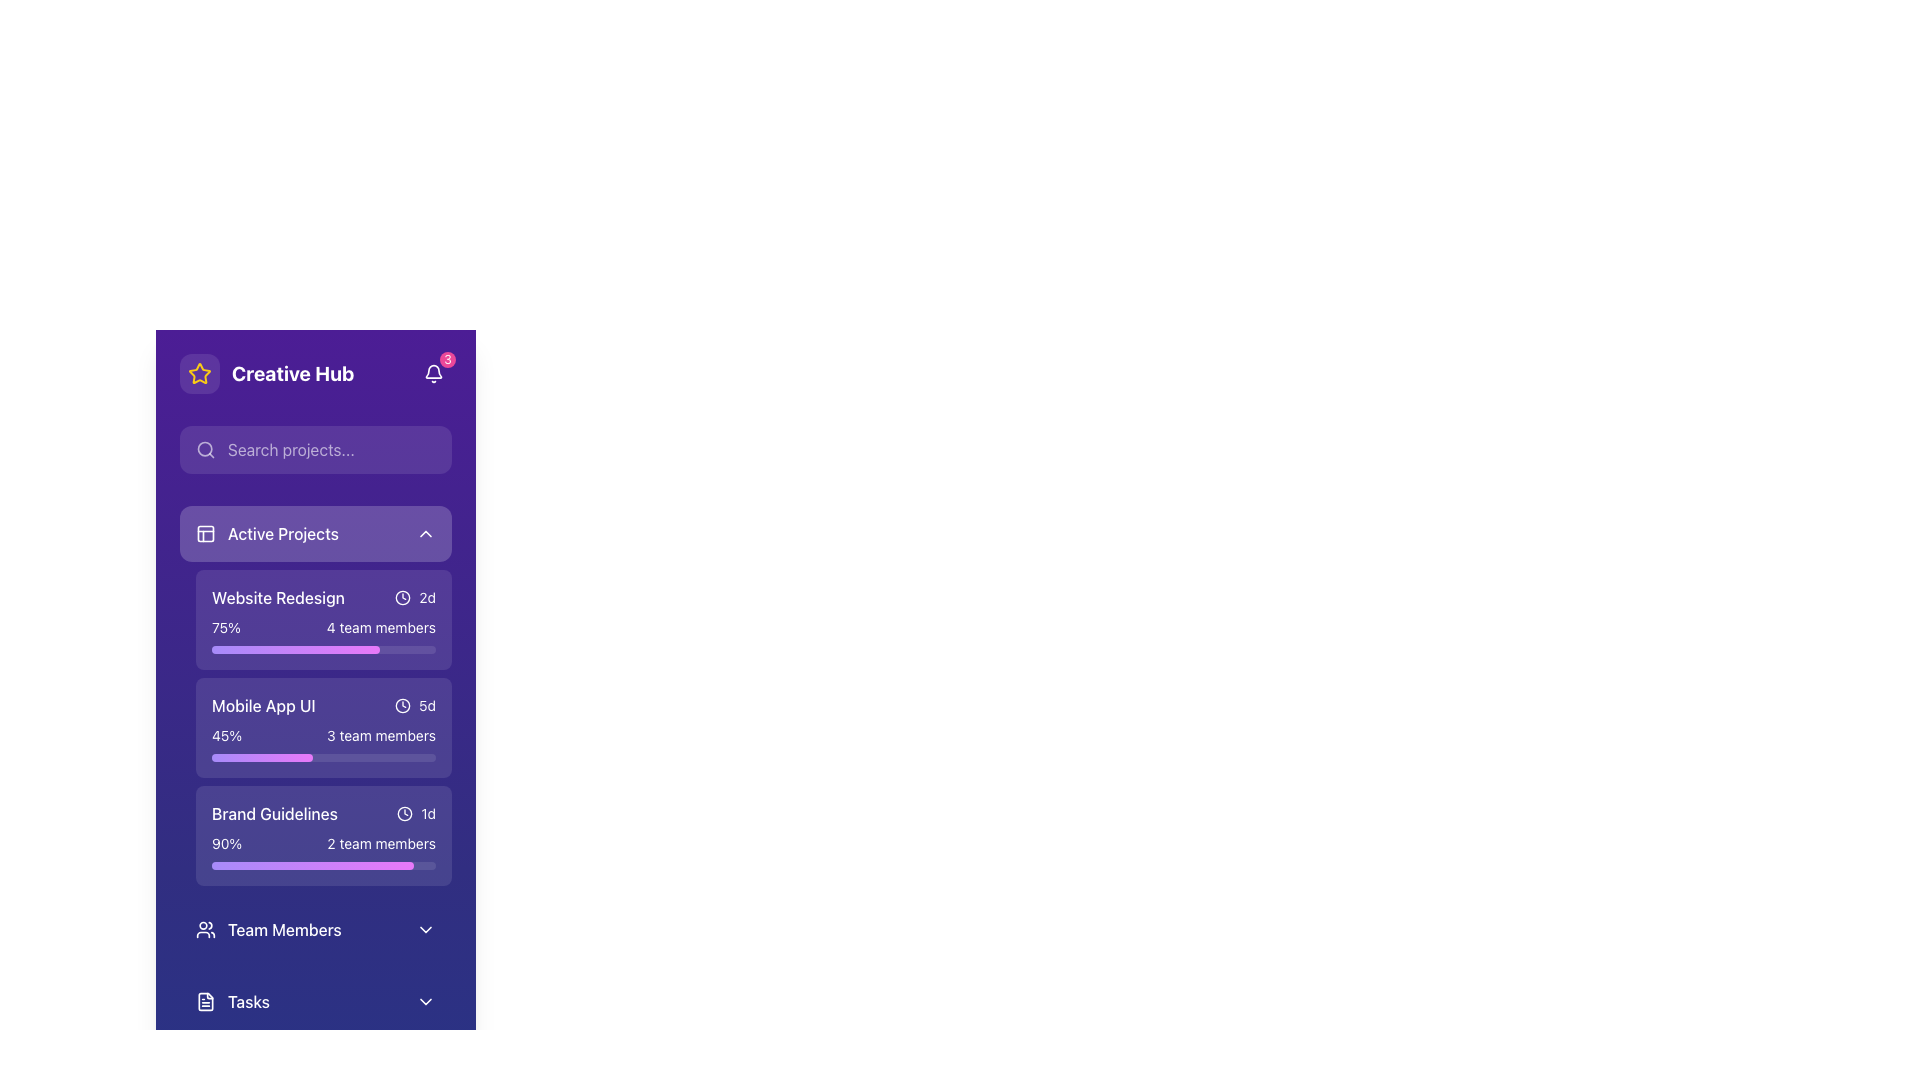 The width and height of the screenshot is (1920, 1080). Describe the element at coordinates (266, 532) in the screenshot. I see `the 'Active Projects' labeled category header element, which features an icon with a white outline on a purple background and text in medium-weight font style` at that location.